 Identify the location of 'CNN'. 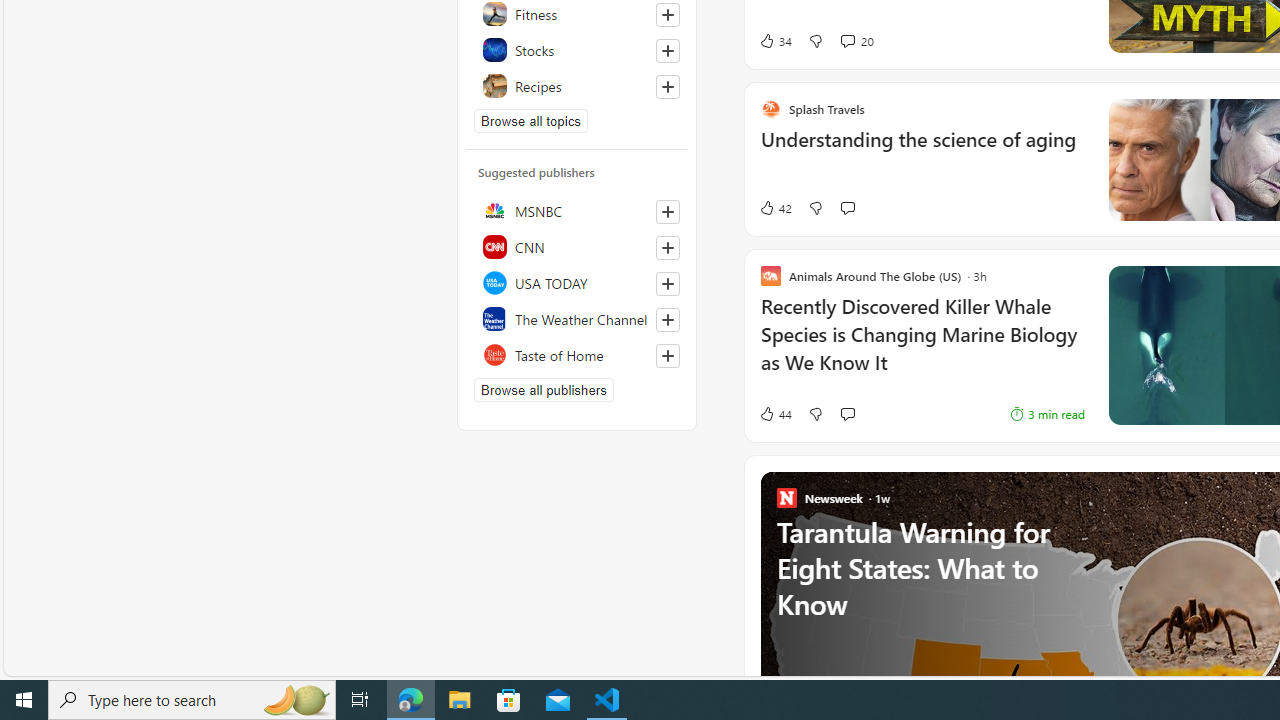
(576, 245).